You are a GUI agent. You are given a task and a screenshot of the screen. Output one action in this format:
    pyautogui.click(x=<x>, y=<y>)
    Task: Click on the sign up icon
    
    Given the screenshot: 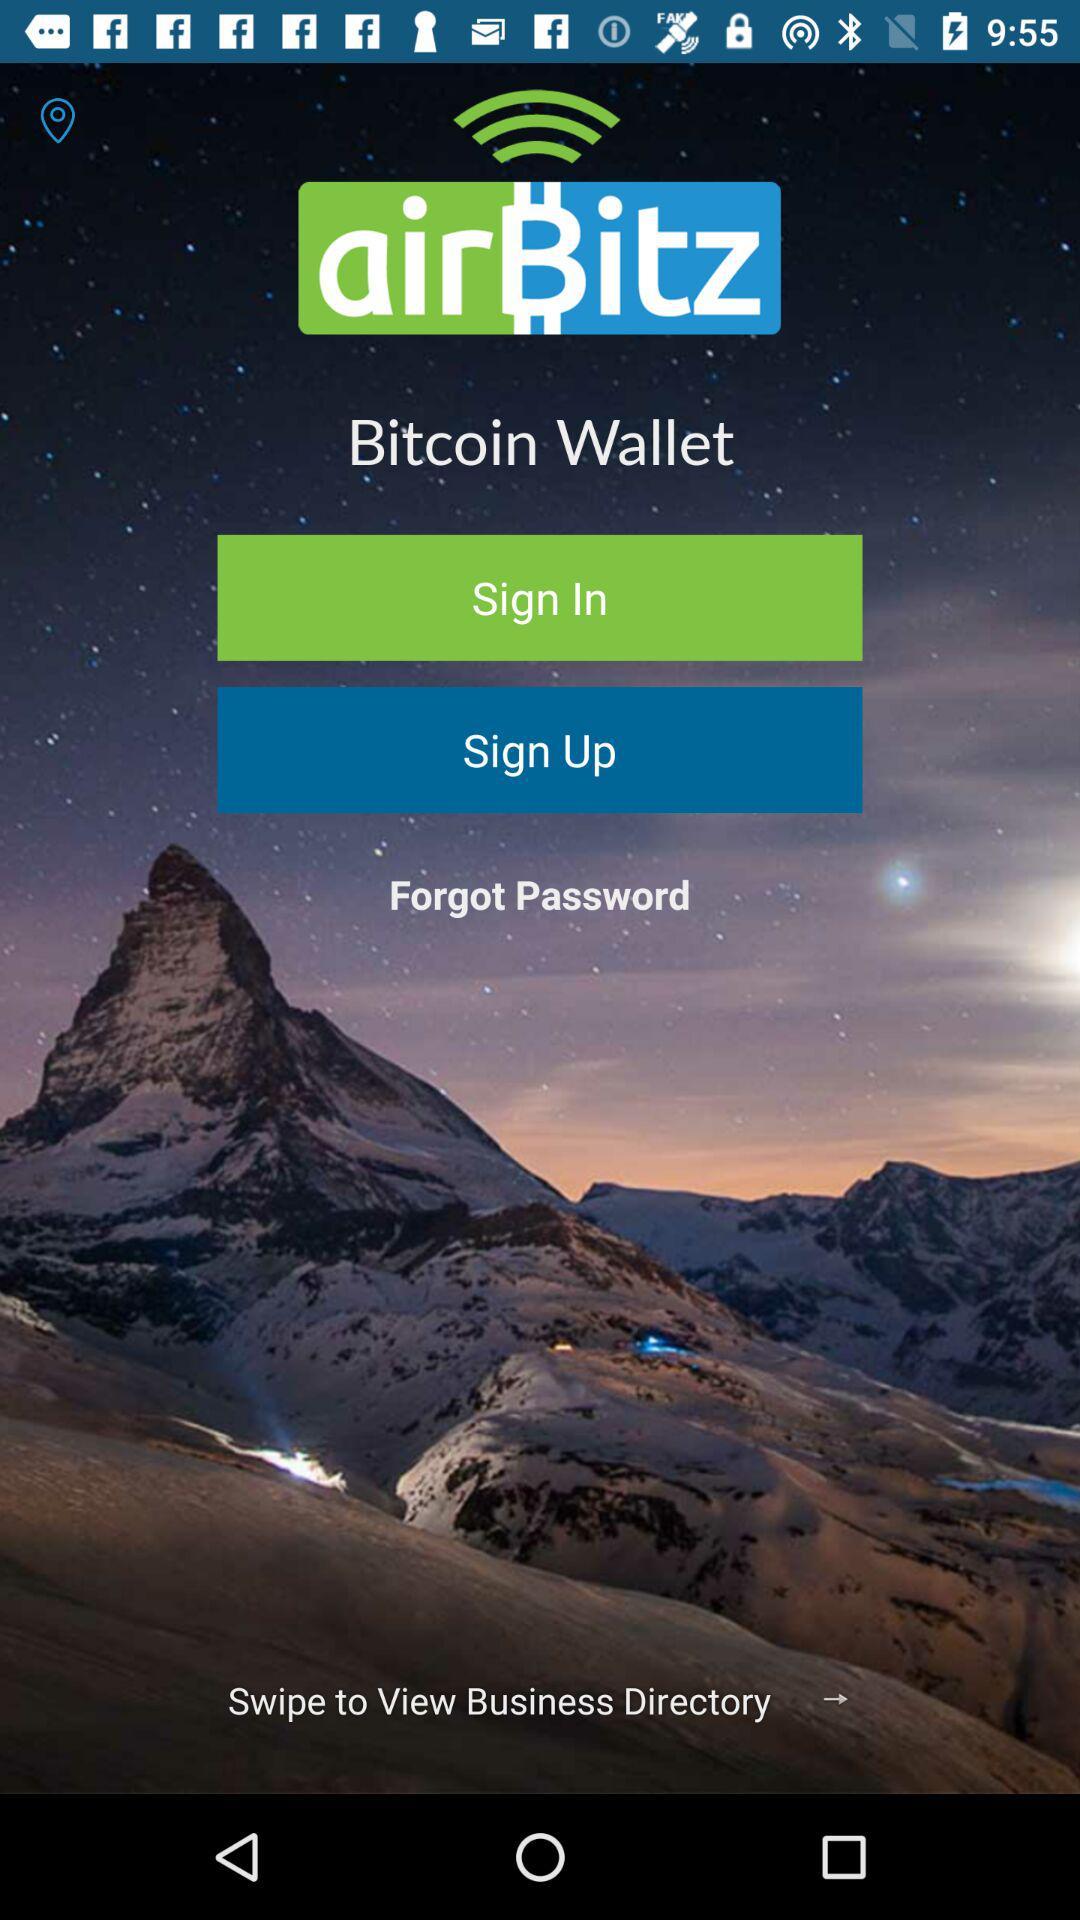 What is the action you would take?
    pyautogui.click(x=540, y=748)
    